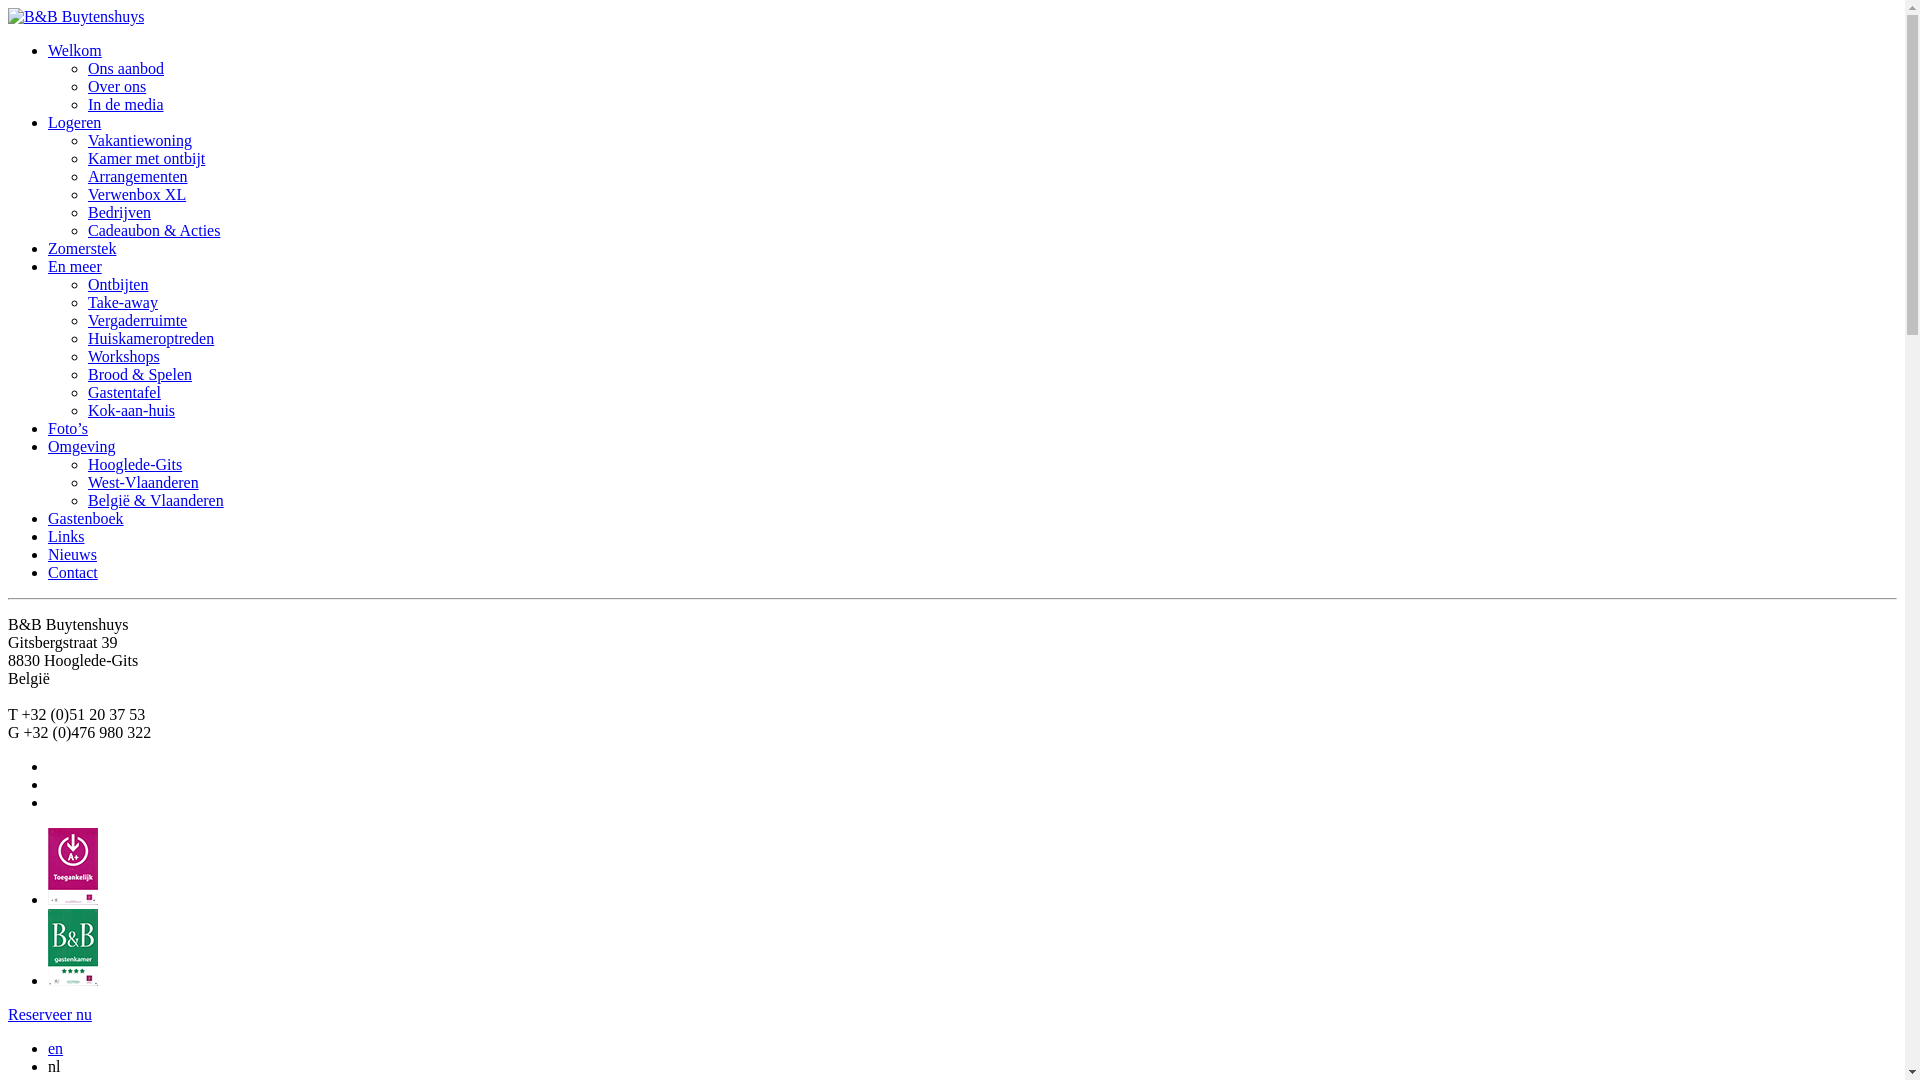  Describe the element at coordinates (123, 355) in the screenshot. I see `'Workshops'` at that location.